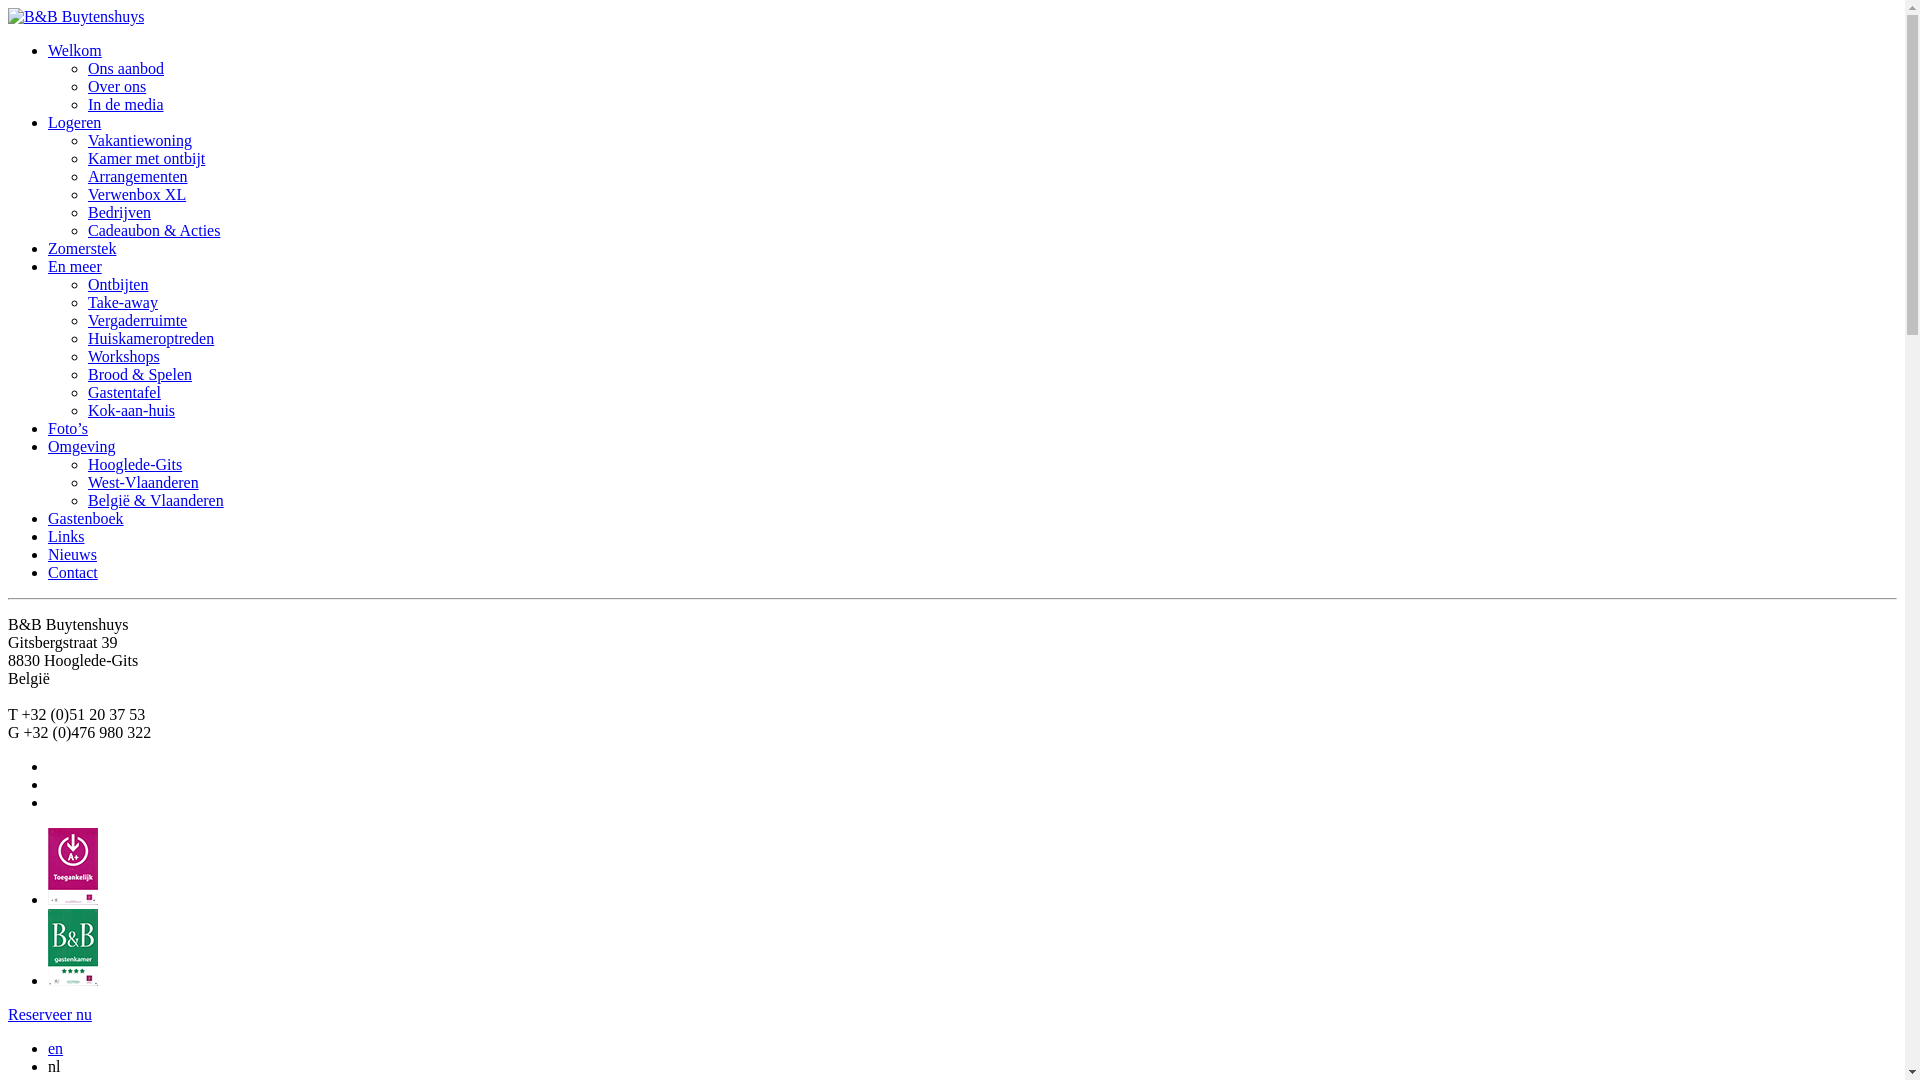  Describe the element at coordinates (123, 355) in the screenshot. I see `'Workshops'` at that location.